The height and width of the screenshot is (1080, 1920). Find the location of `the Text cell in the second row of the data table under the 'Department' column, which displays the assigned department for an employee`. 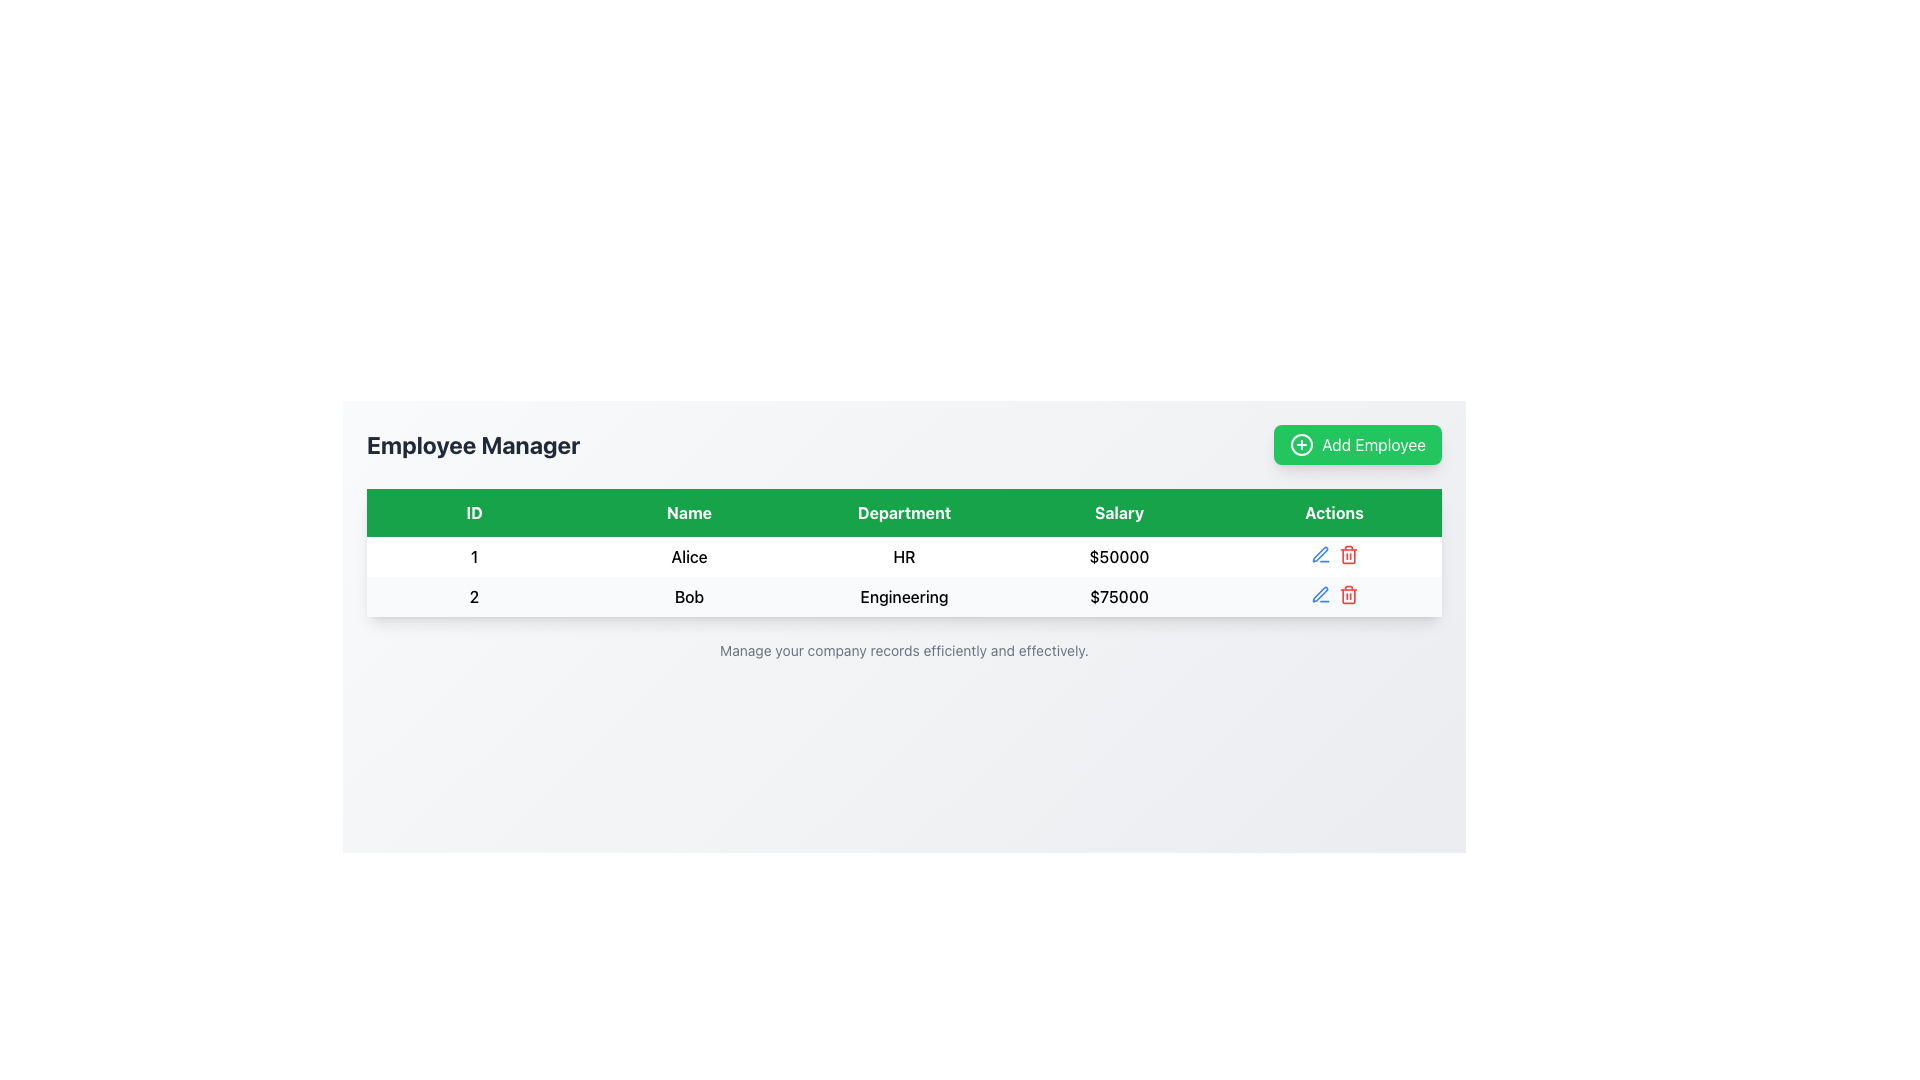

the Text cell in the second row of the data table under the 'Department' column, which displays the assigned department for an employee is located at coordinates (903, 596).